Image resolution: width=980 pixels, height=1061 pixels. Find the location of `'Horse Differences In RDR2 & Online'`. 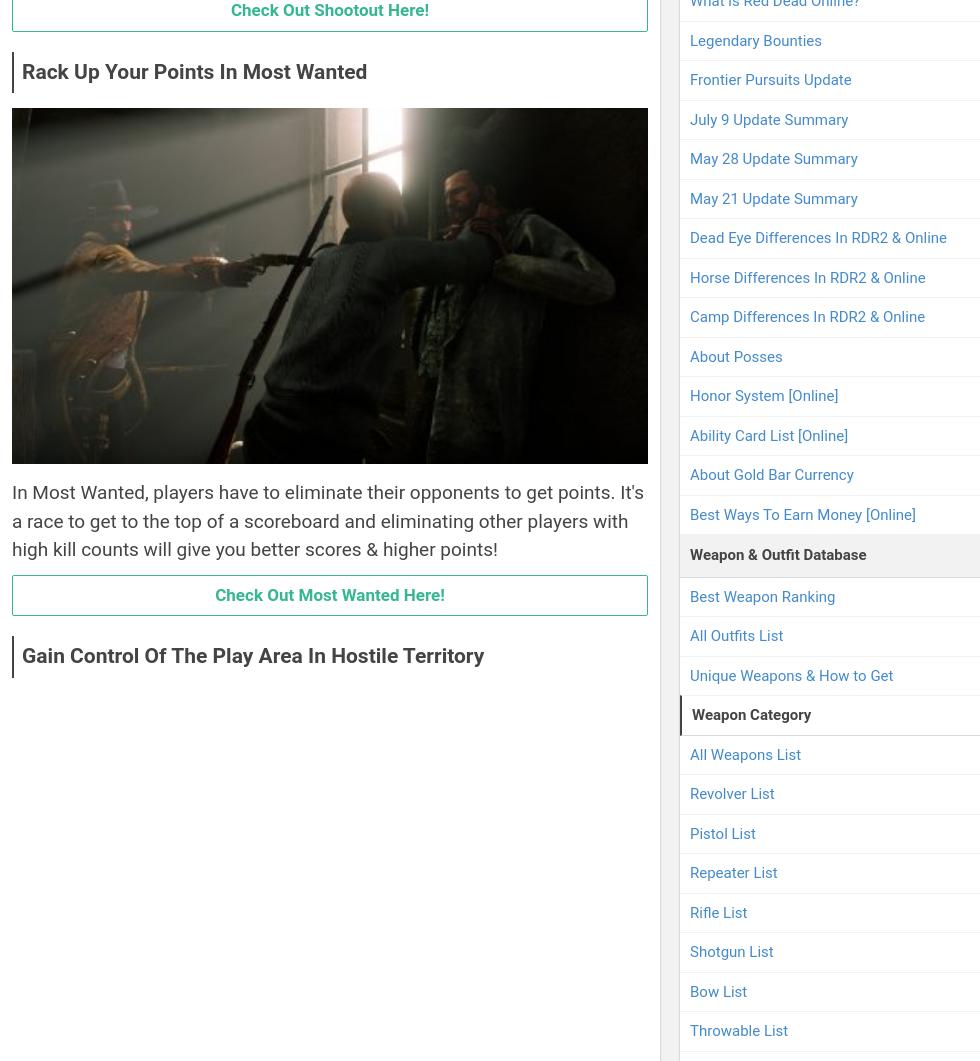

'Horse Differences In RDR2 & Online' is located at coordinates (690, 276).